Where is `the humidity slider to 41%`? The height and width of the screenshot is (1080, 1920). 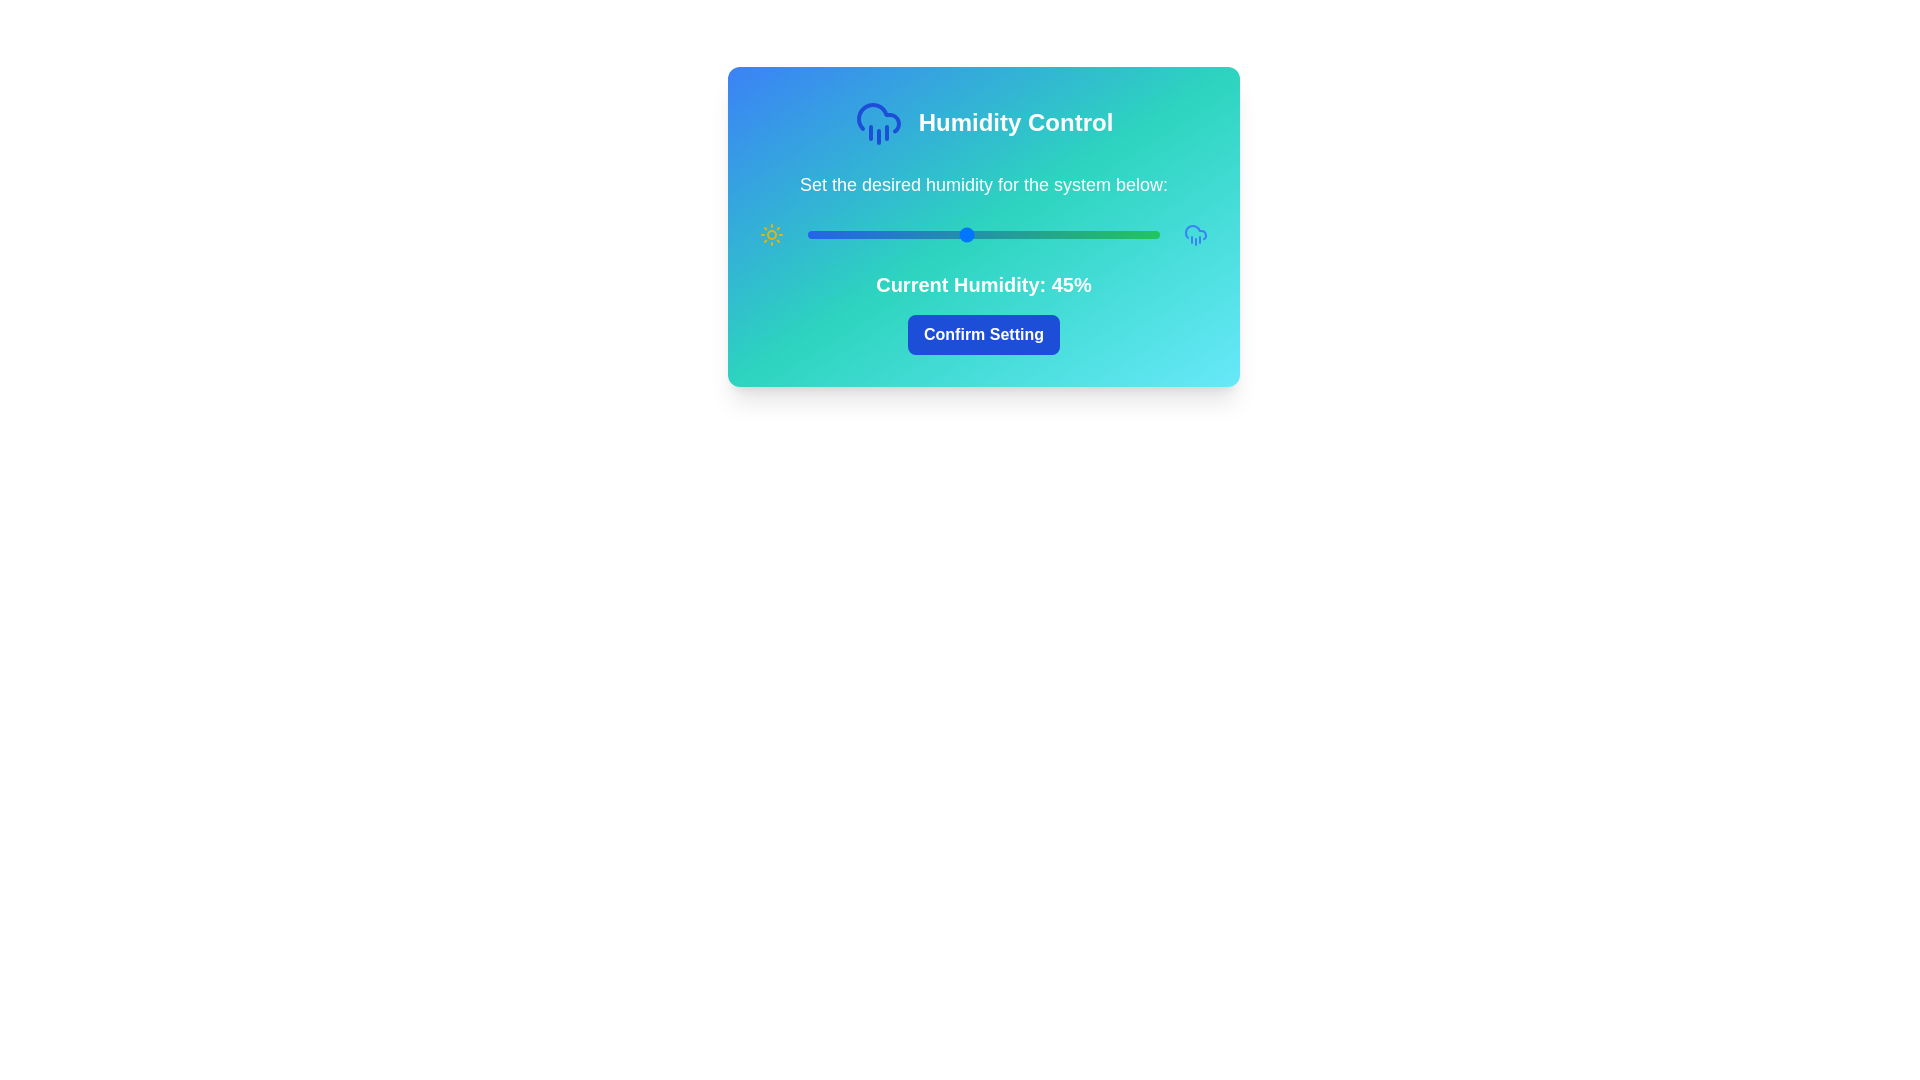 the humidity slider to 41% is located at coordinates (951, 234).